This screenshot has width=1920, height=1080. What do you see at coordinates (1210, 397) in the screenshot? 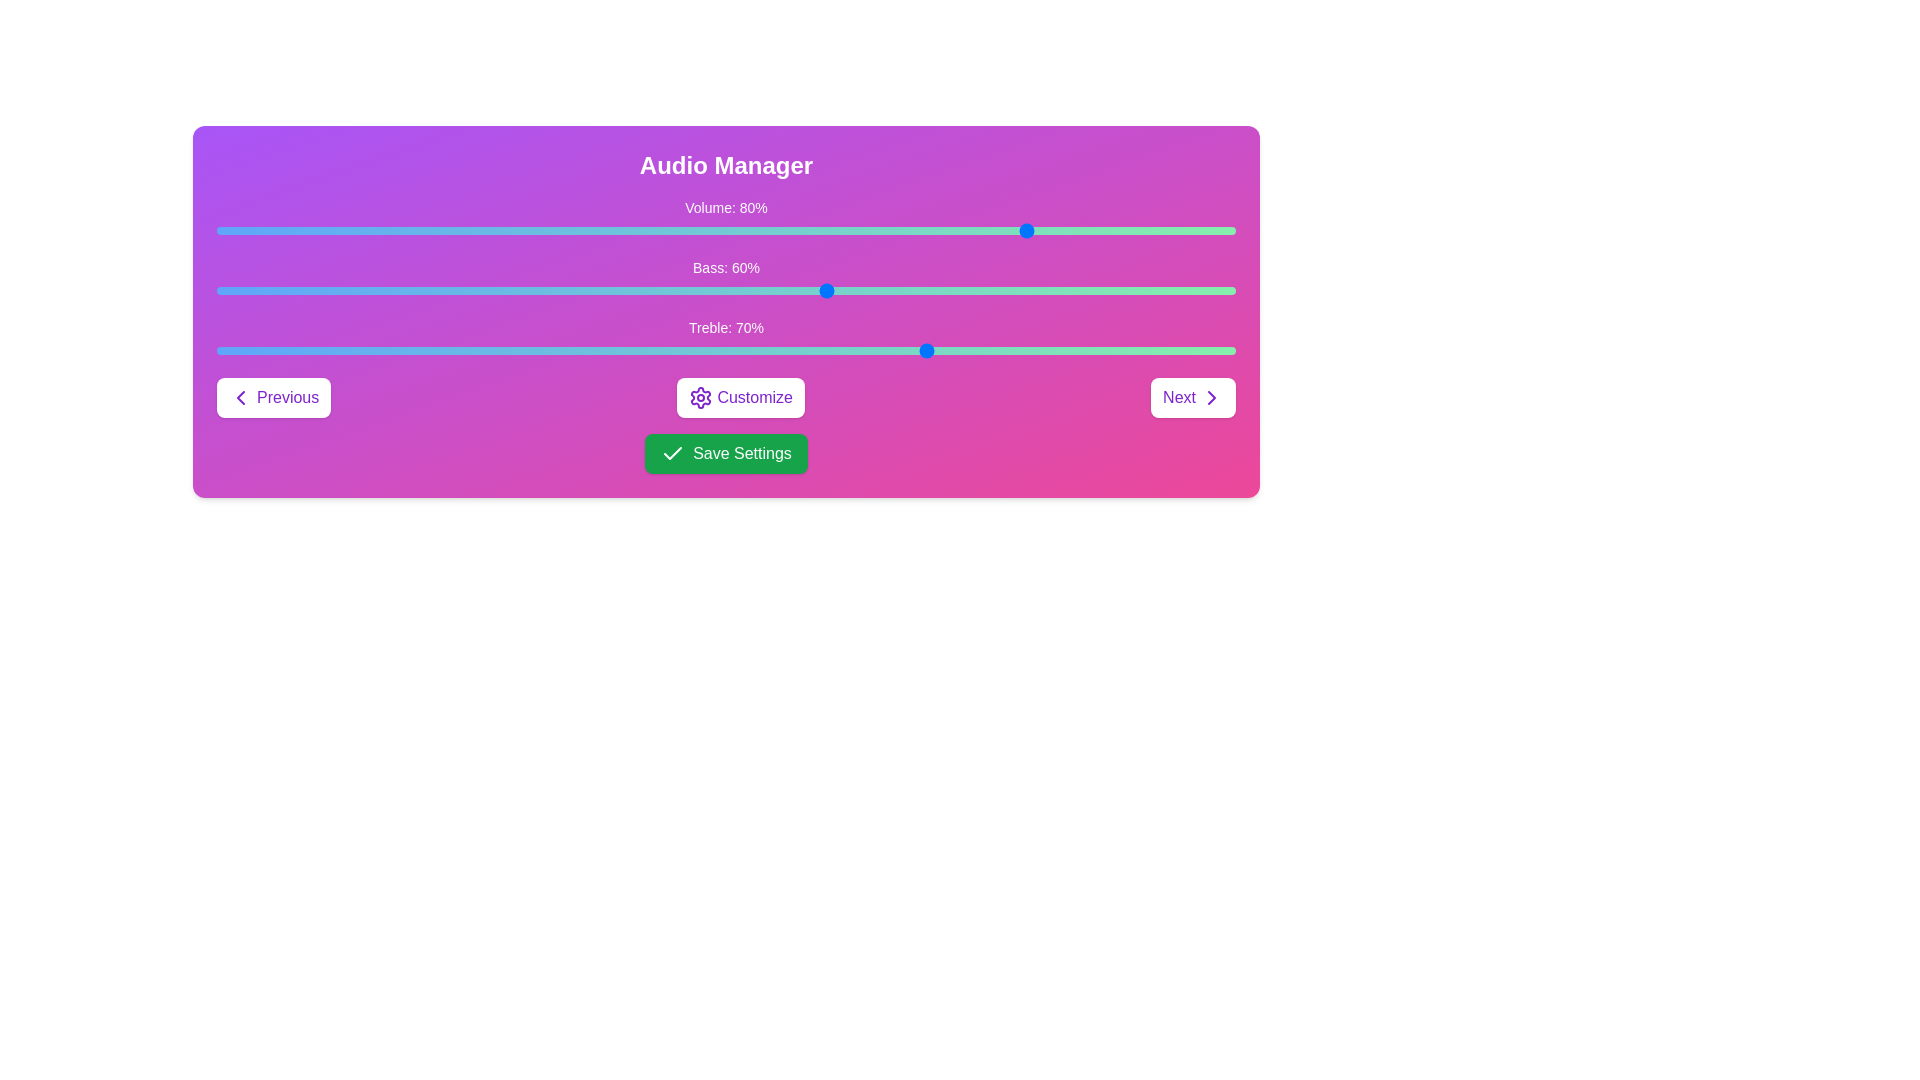
I see `the graphical indicator icon located within the 'Next' button, which is situated in the bottom-right corner of the panel` at bounding box center [1210, 397].